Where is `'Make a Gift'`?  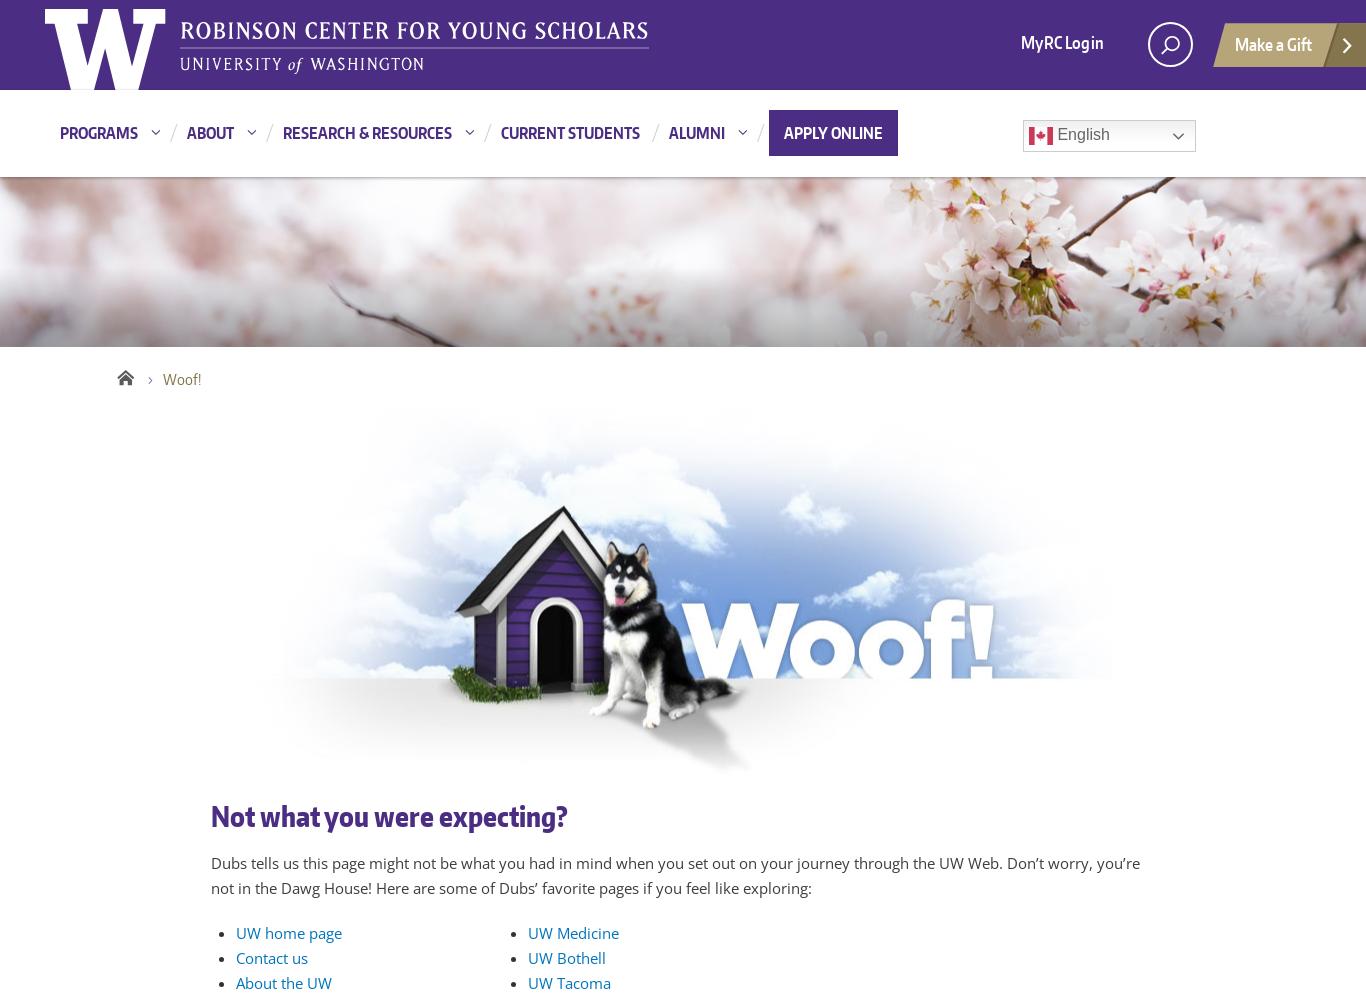 'Make a Gift' is located at coordinates (1272, 44).